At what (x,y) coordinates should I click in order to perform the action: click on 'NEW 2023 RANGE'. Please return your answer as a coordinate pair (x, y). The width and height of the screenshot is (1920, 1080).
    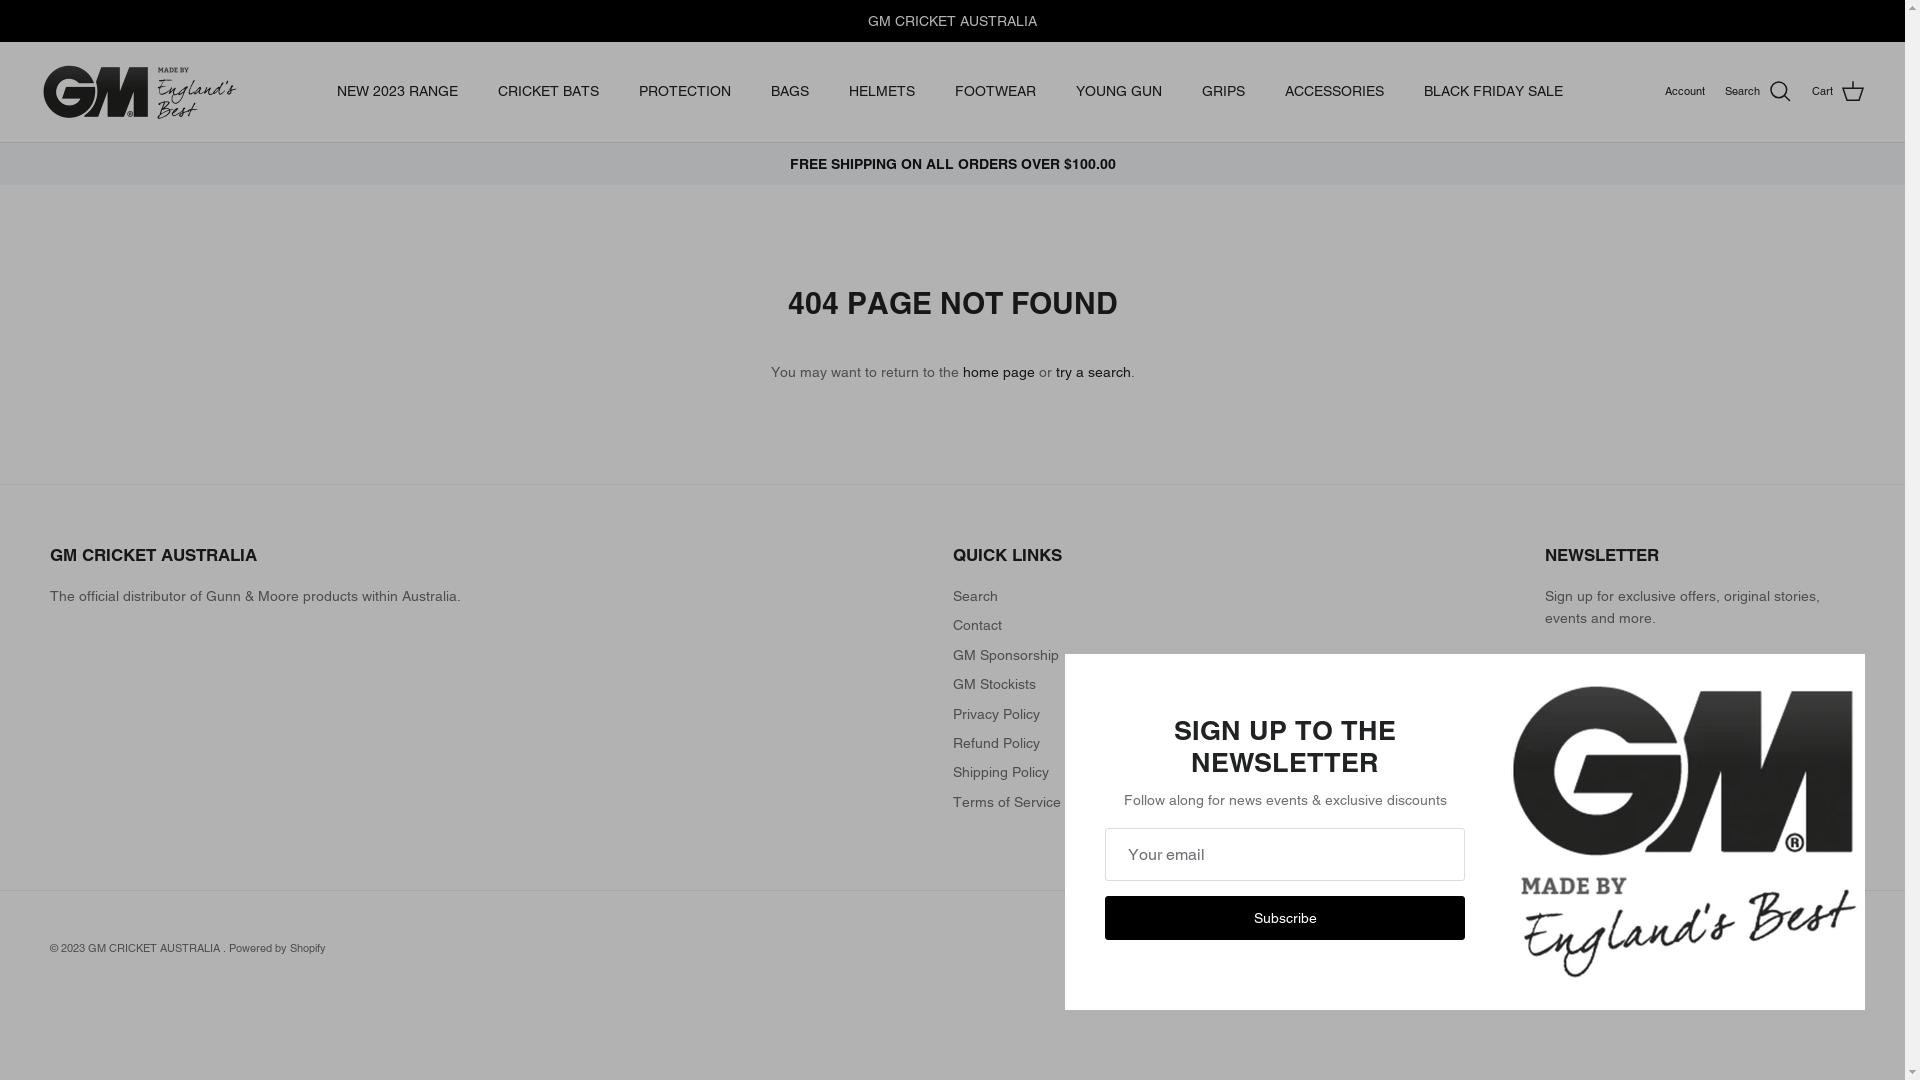
    Looking at the image, I should click on (397, 91).